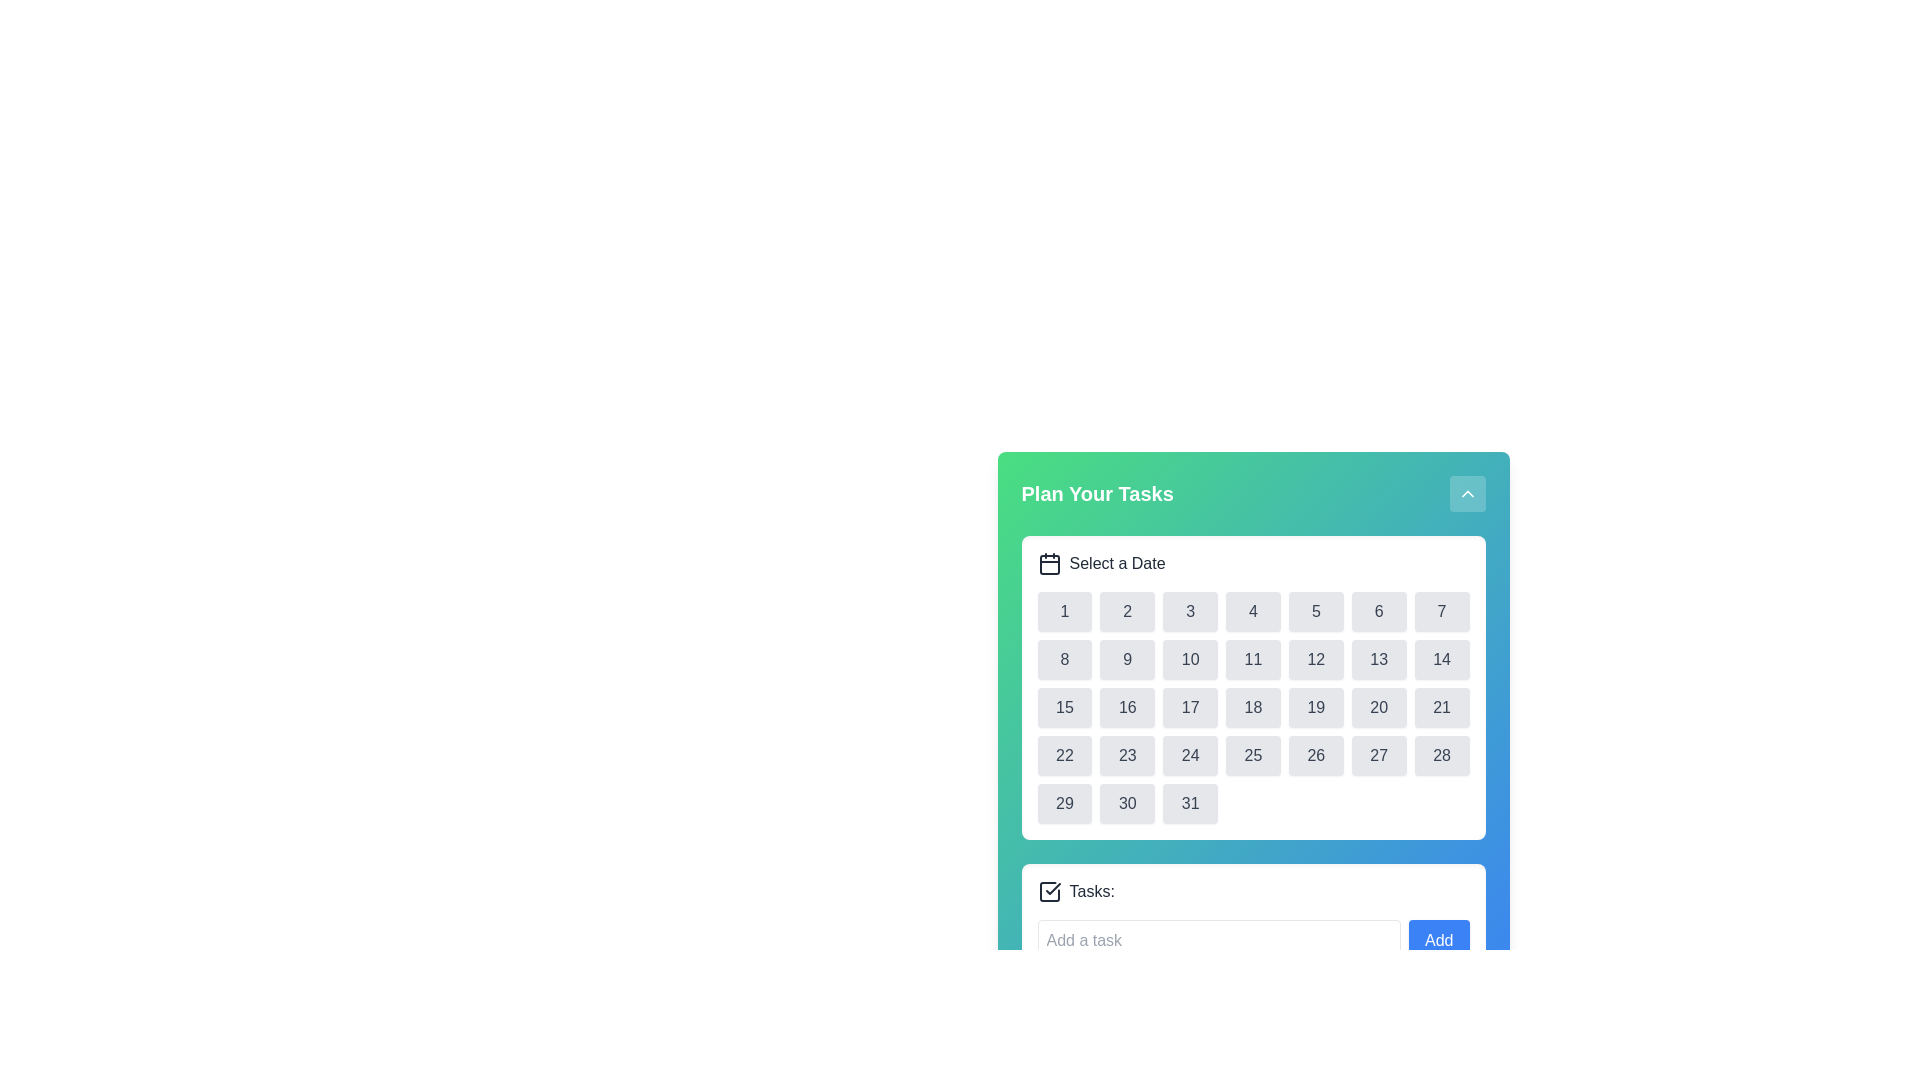  I want to click on the rounded rectangle shape within the calendar icon located to the left of the heading 'Select a Date', so click(1048, 564).